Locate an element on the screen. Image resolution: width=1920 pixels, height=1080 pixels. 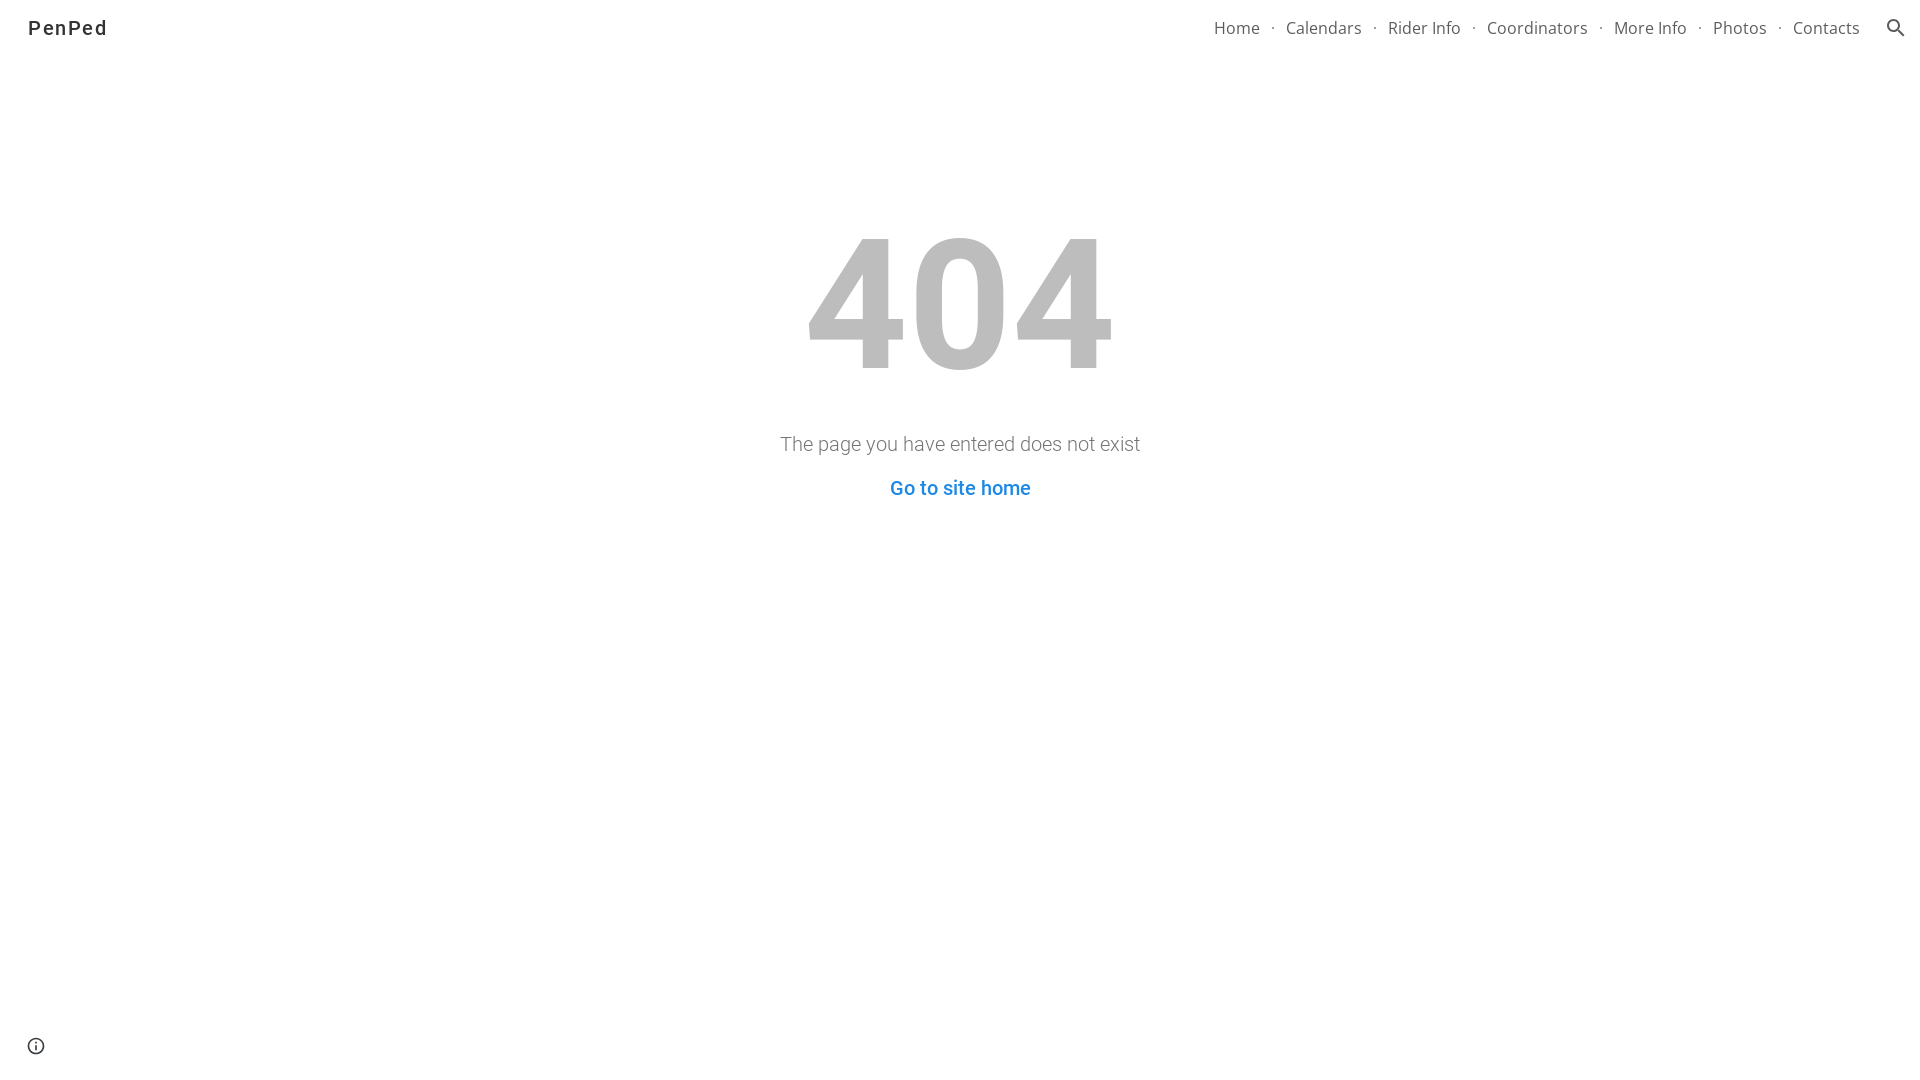
'Rider Info' is located at coordinates (1423, 27).